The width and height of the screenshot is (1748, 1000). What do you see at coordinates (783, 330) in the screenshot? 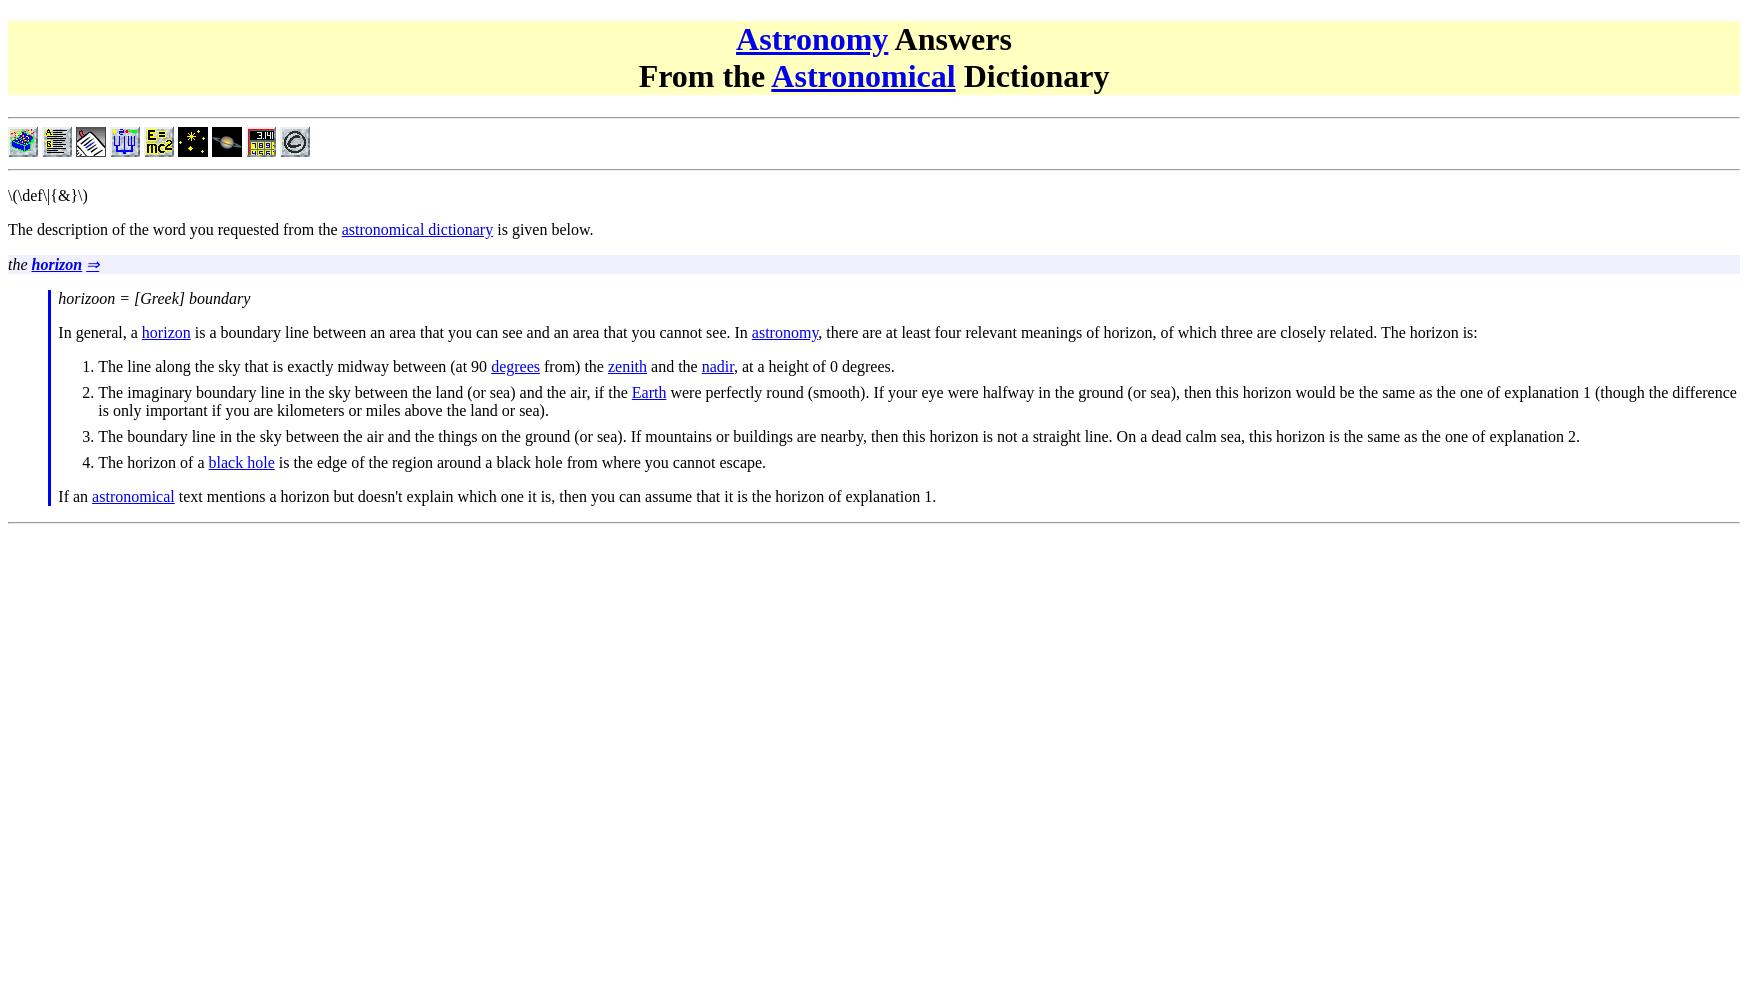
I see `'astronomy'` at bounding box center [783, 330].